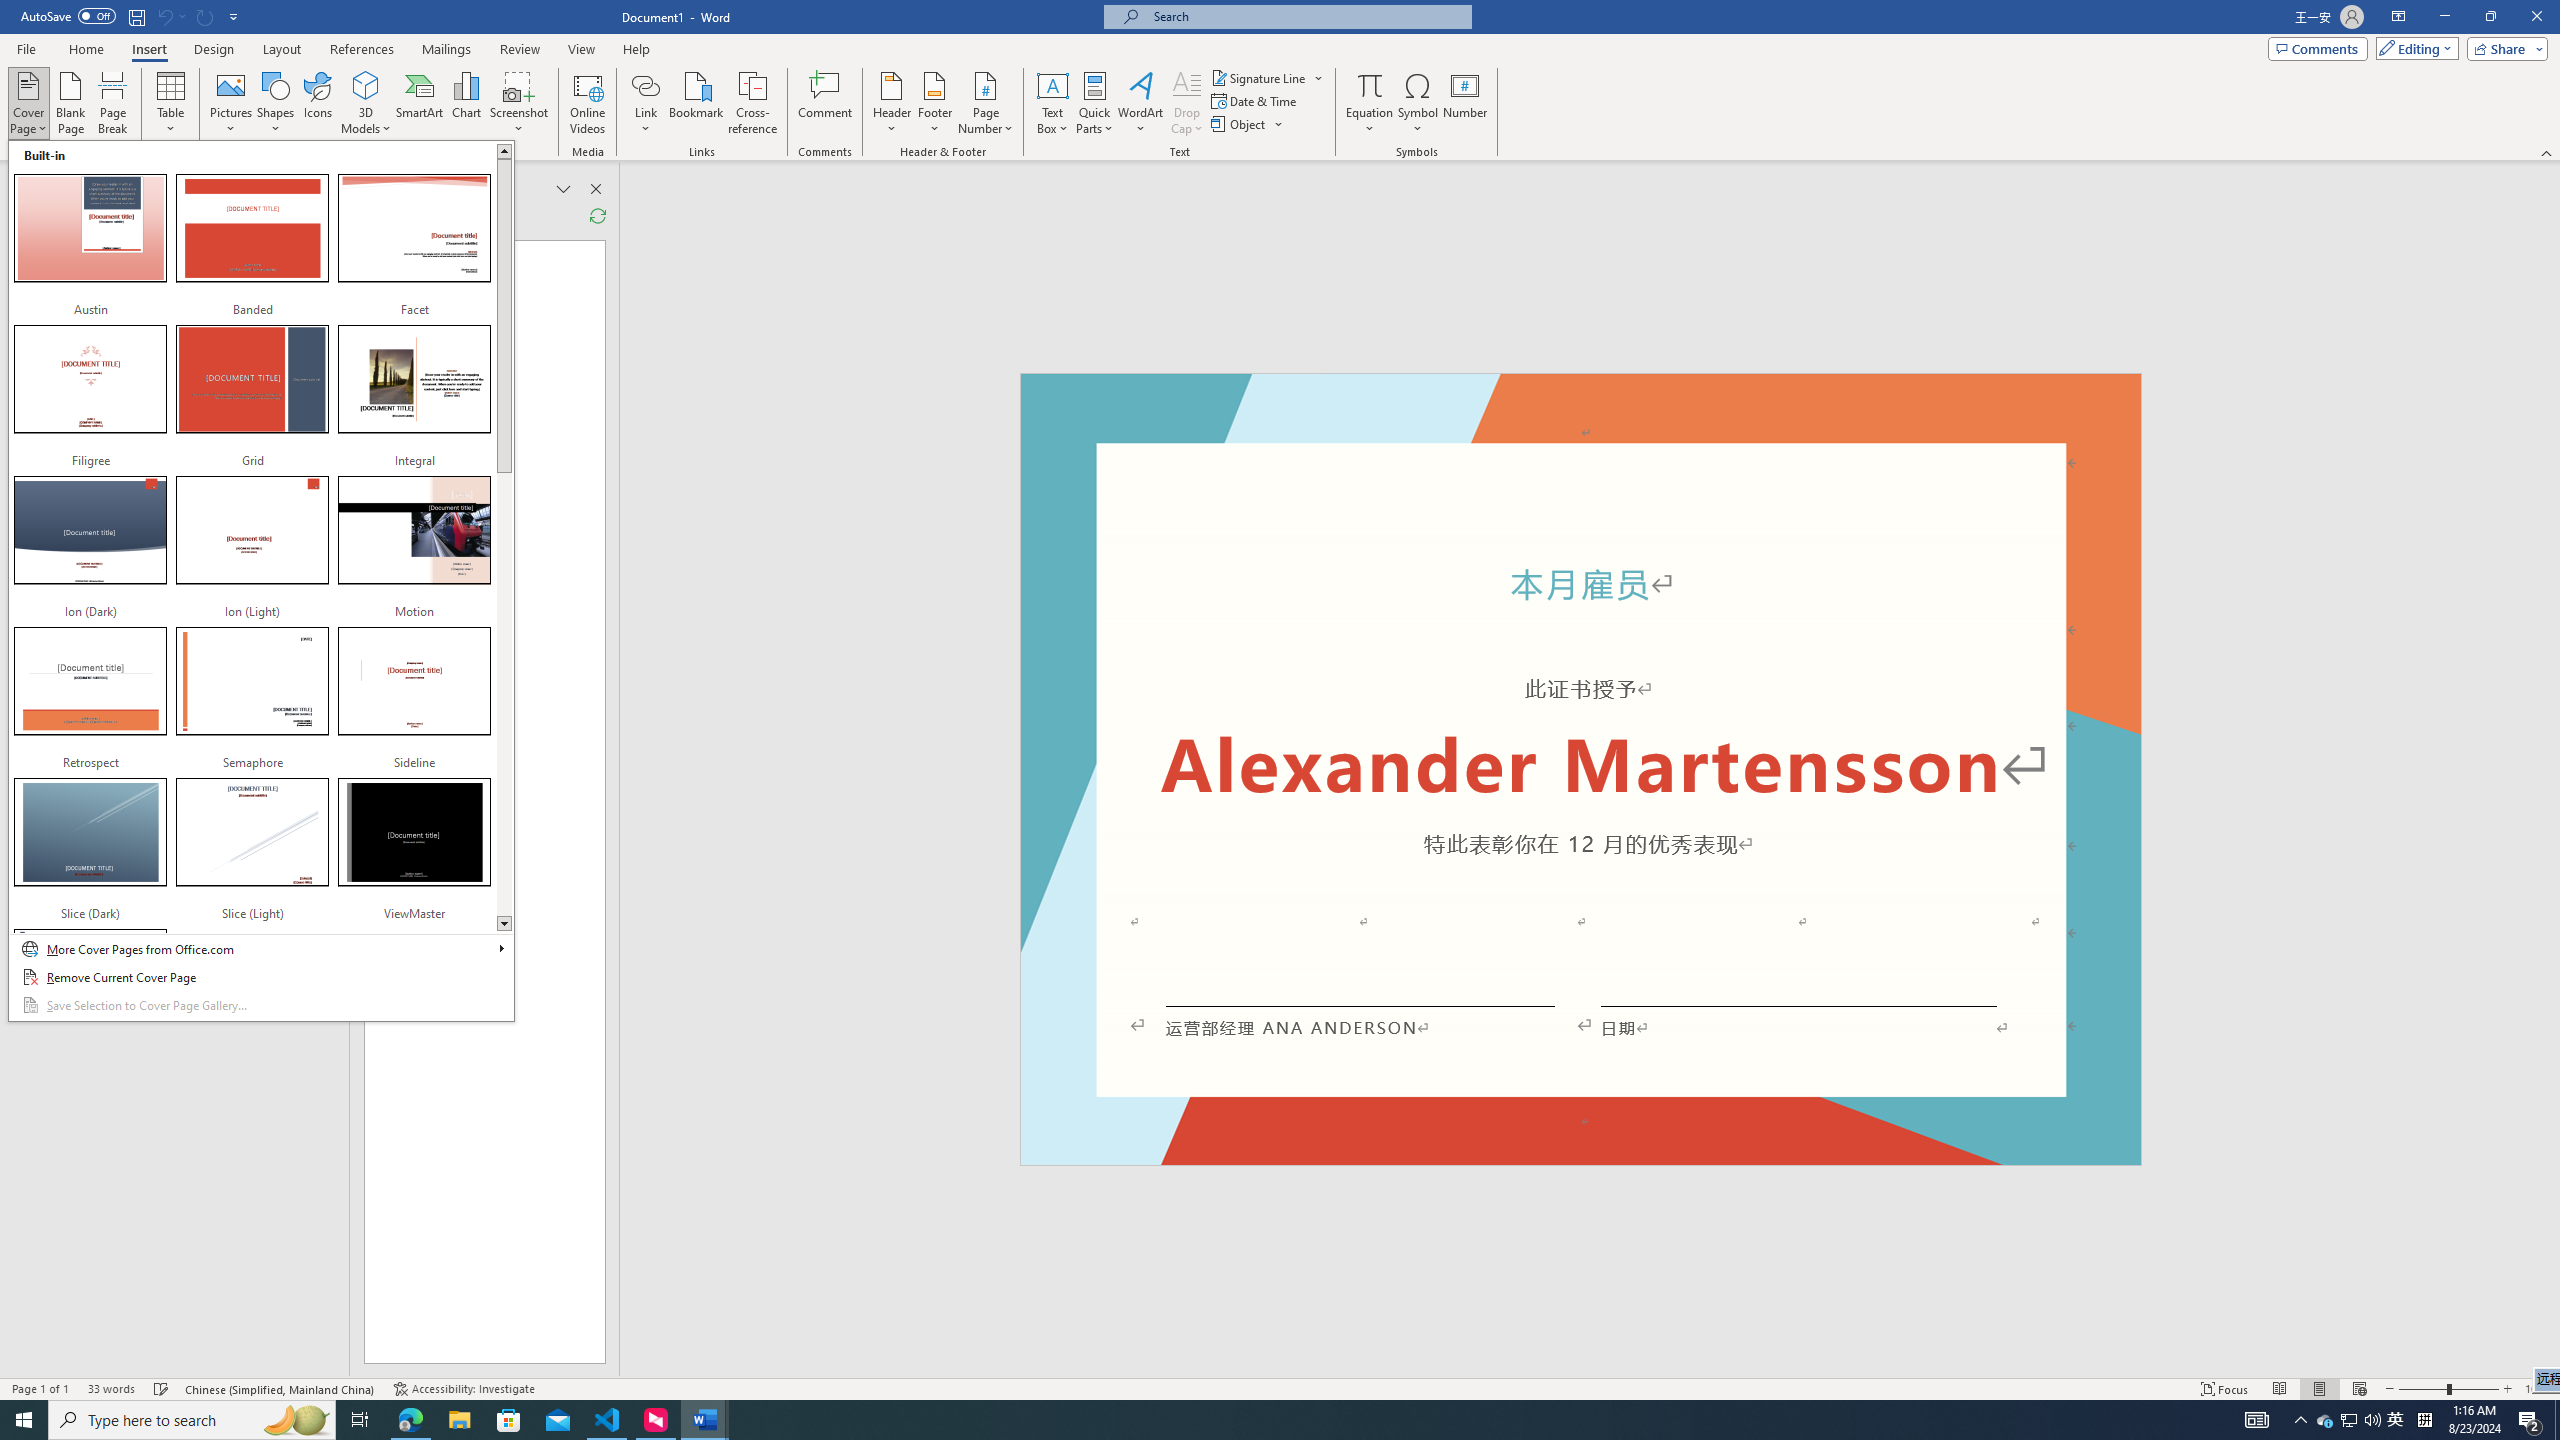 The image size is (2560, 1440). Describe the element at coordinates (1186, 103) in the screenshot. I see `'Drop Cap'` at that location.